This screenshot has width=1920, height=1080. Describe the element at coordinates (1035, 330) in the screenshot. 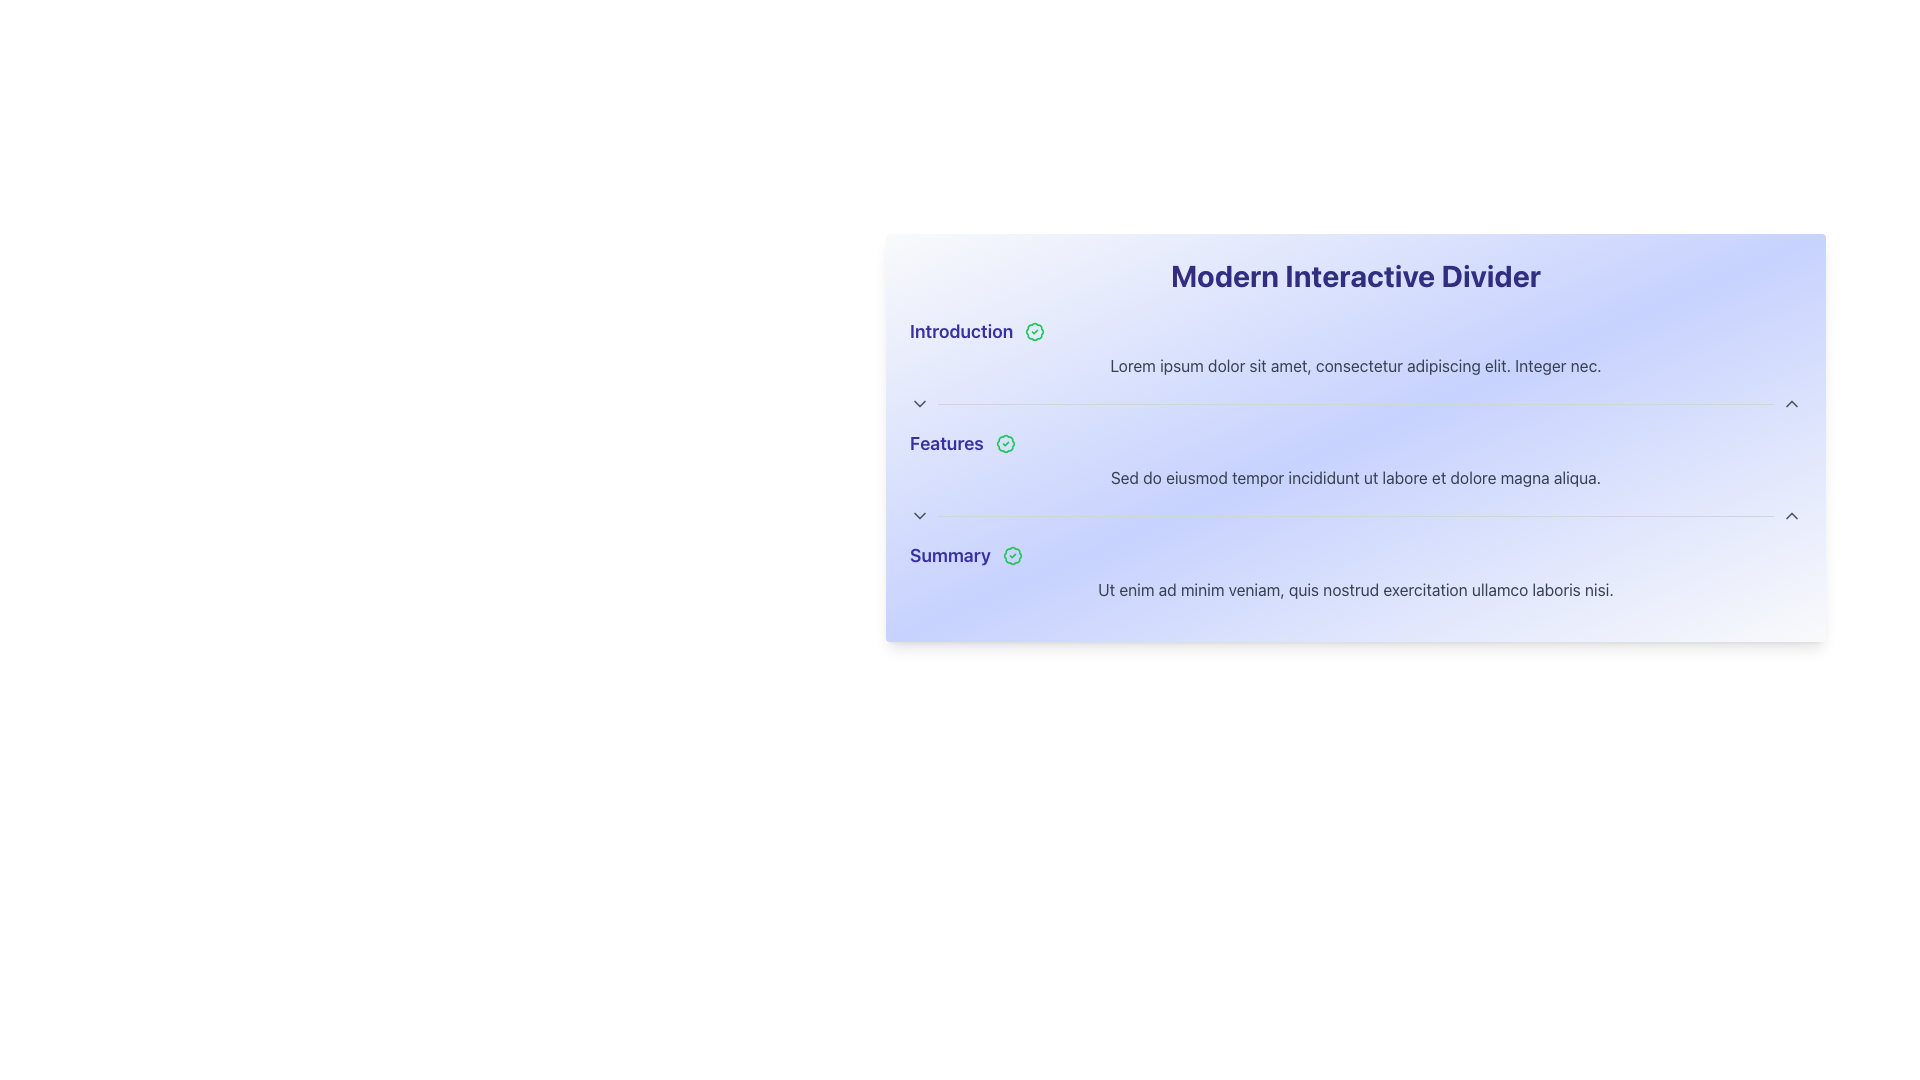

I see `the green circular badge icon with a checkmark, located to the right of the text 'Introduction' in bold indigo font` at that location.